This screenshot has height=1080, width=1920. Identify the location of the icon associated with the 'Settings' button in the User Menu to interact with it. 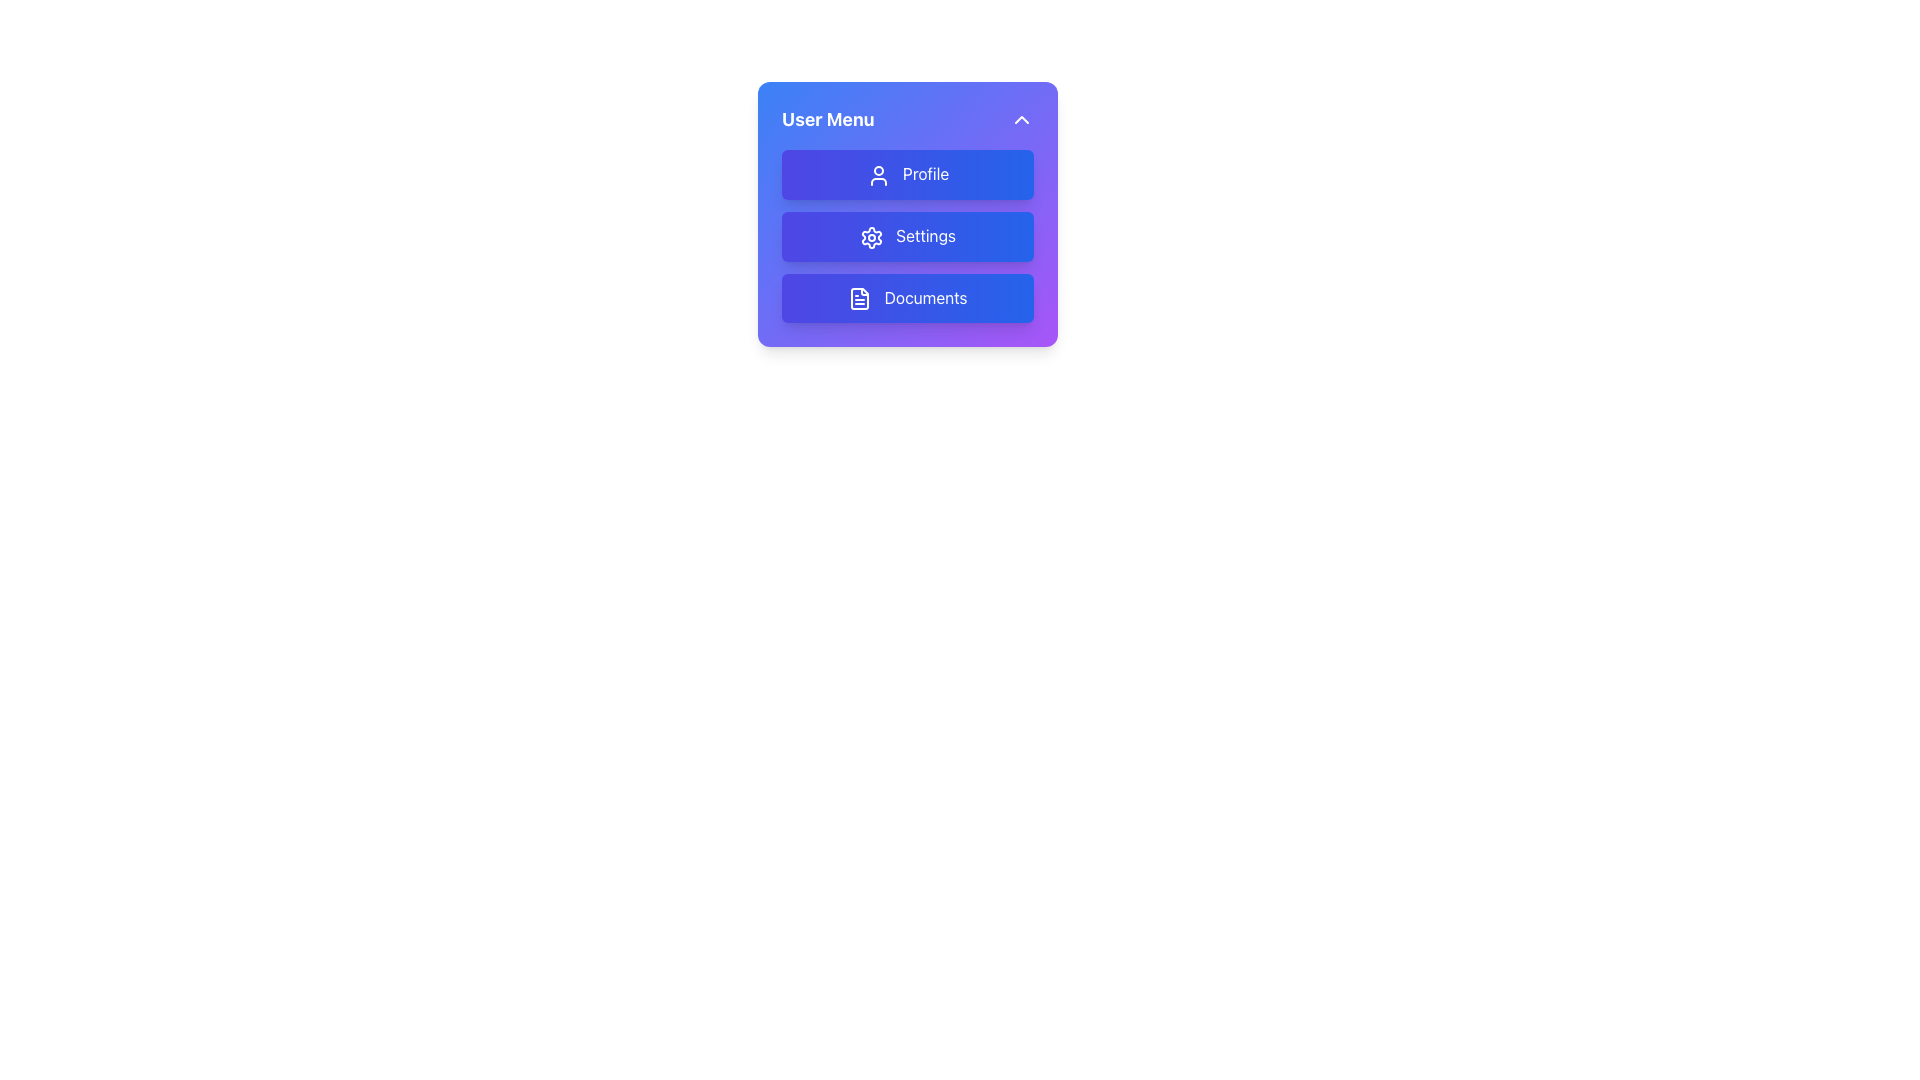
(872, 236).